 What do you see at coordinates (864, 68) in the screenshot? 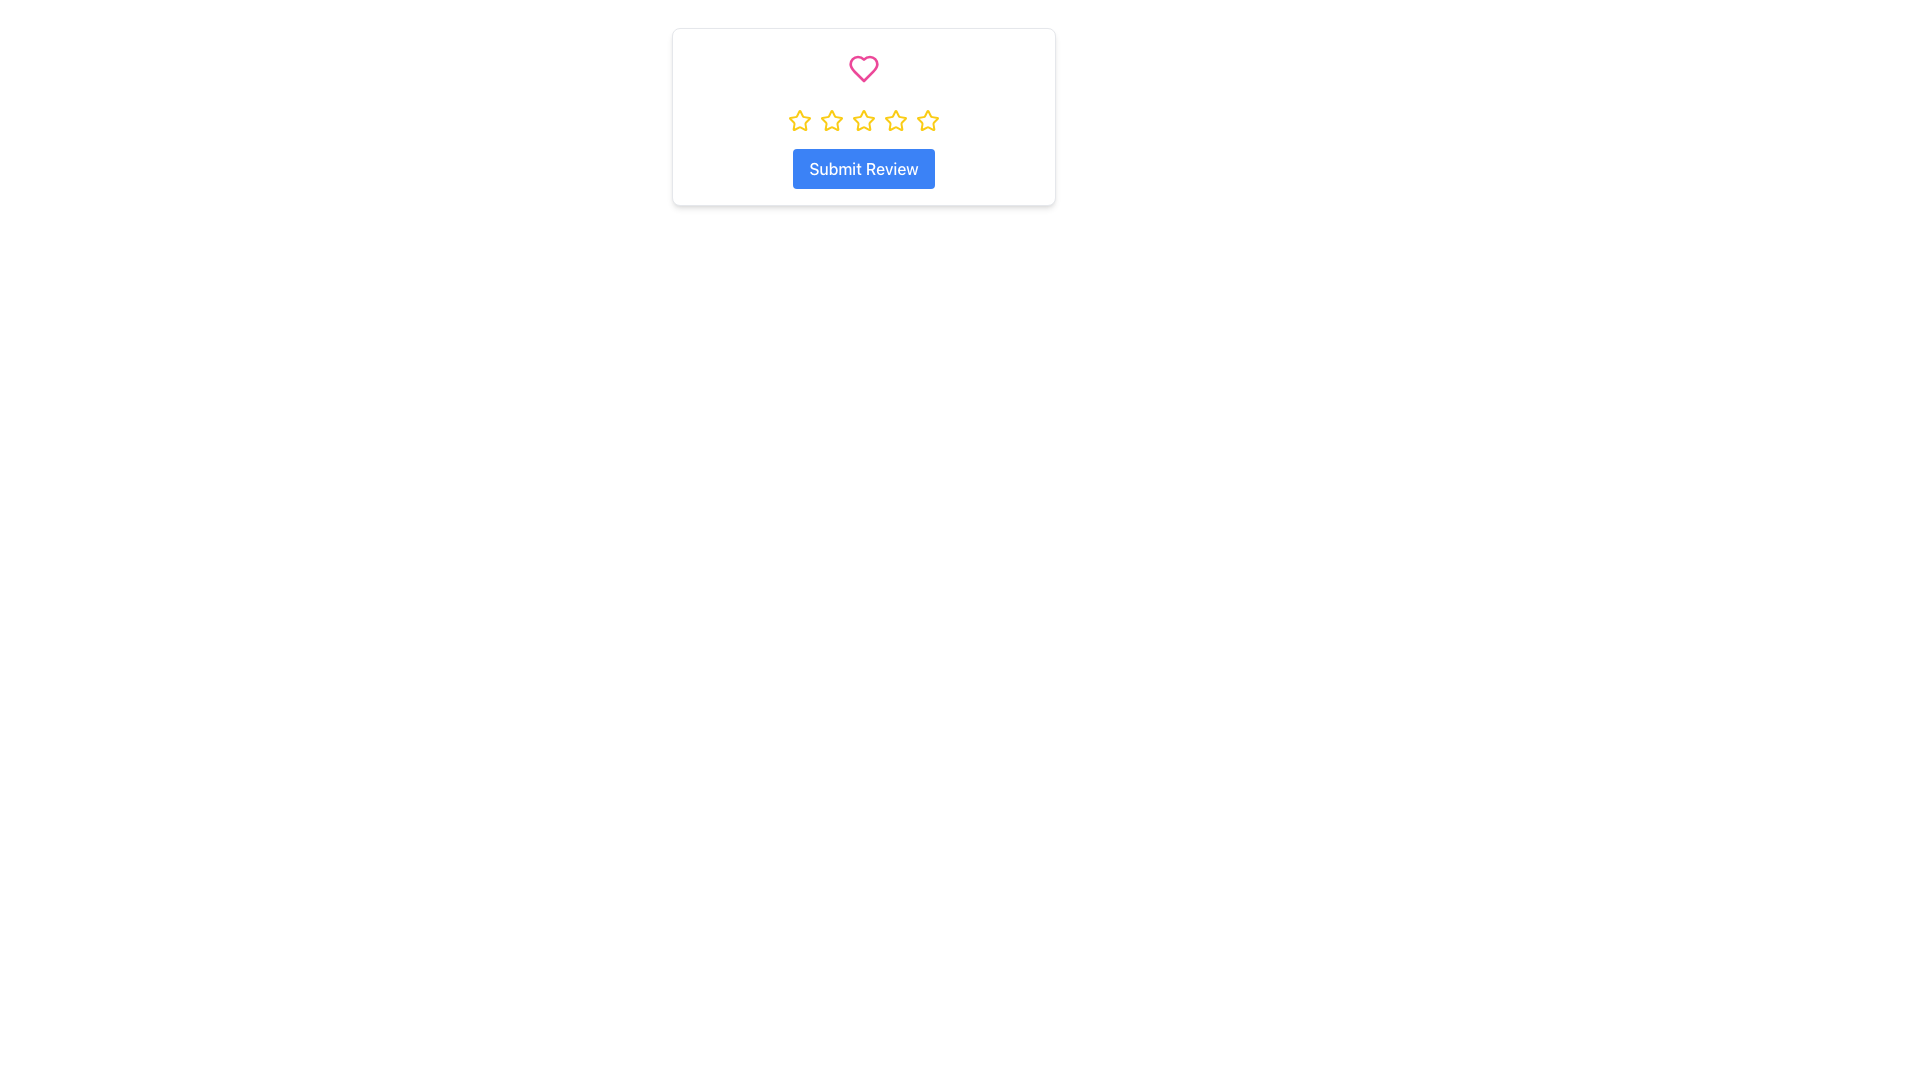
I see `the heart button located at the center-top position above a row of yellow stars, used for liking or adding to favorites` at bounding box center [864, 68].